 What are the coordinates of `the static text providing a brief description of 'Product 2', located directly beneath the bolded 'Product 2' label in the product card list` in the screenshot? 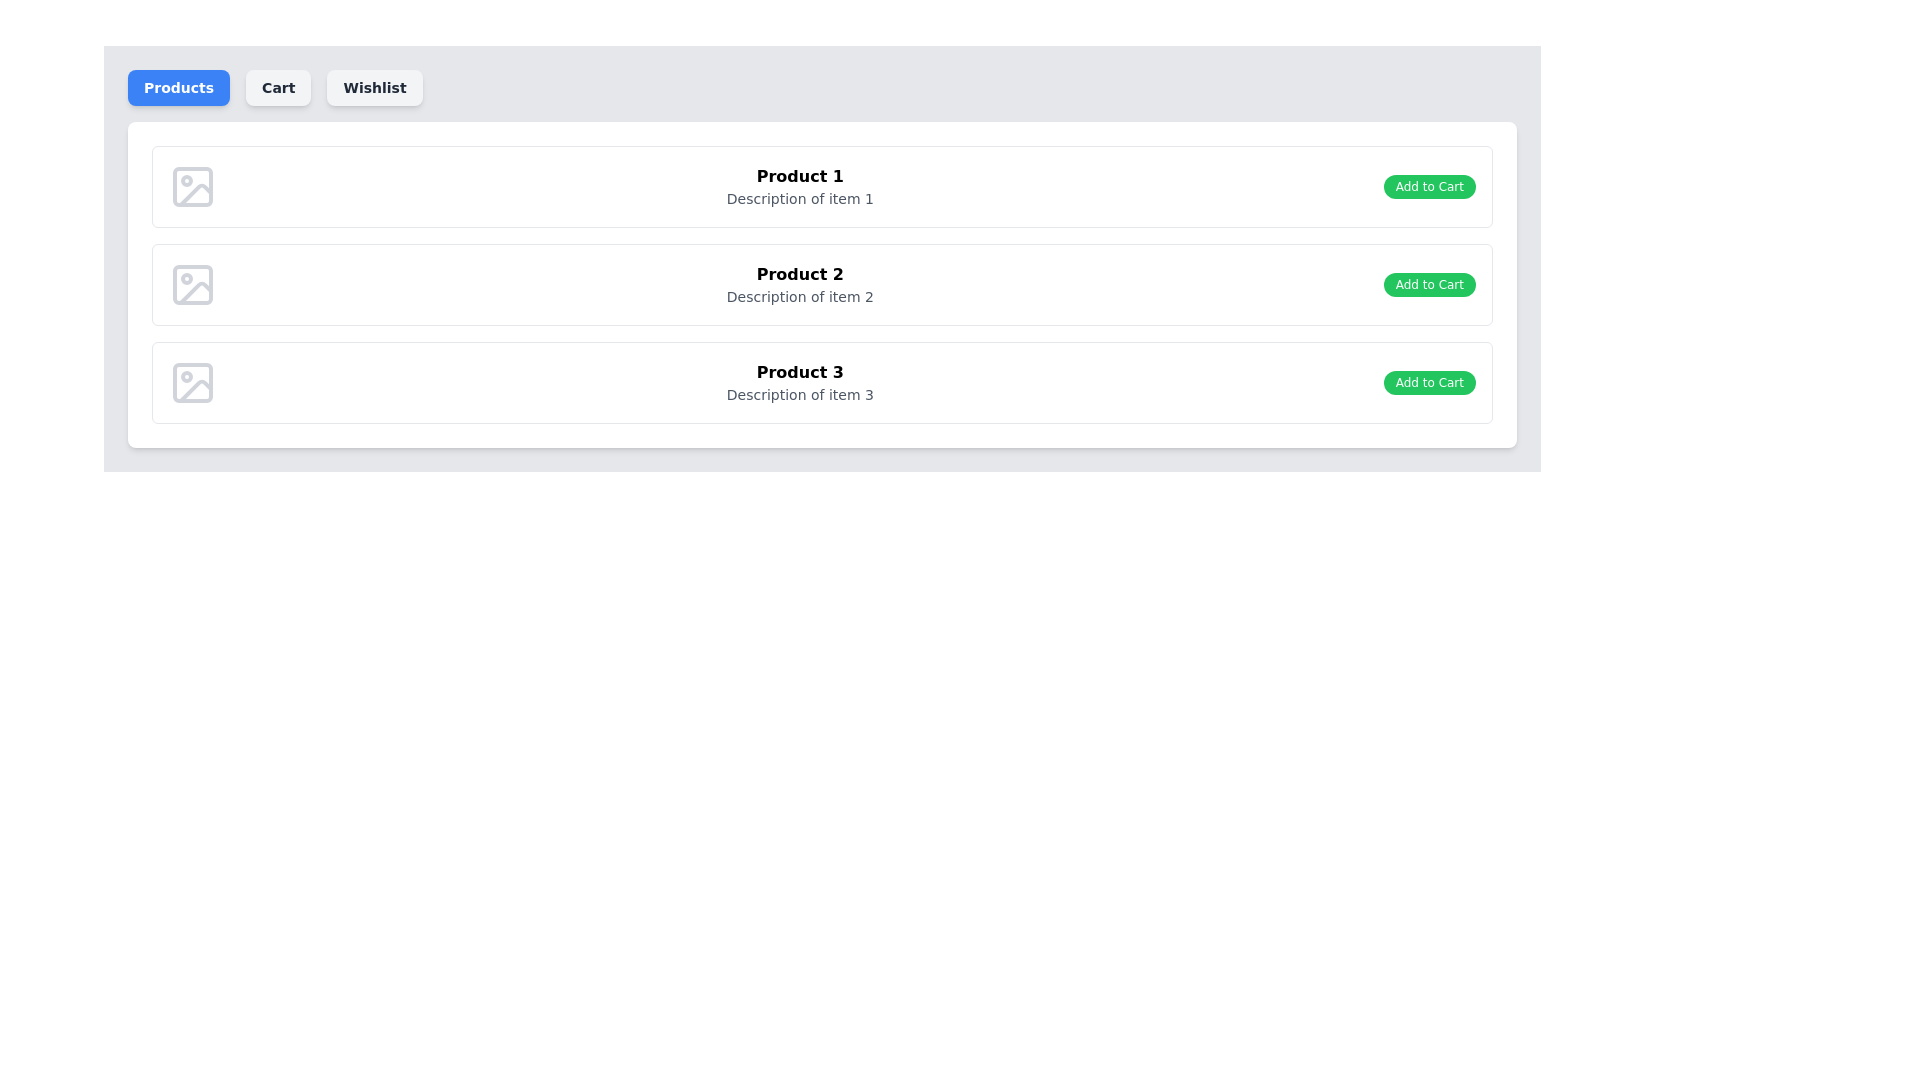 It's located at (800, 297).